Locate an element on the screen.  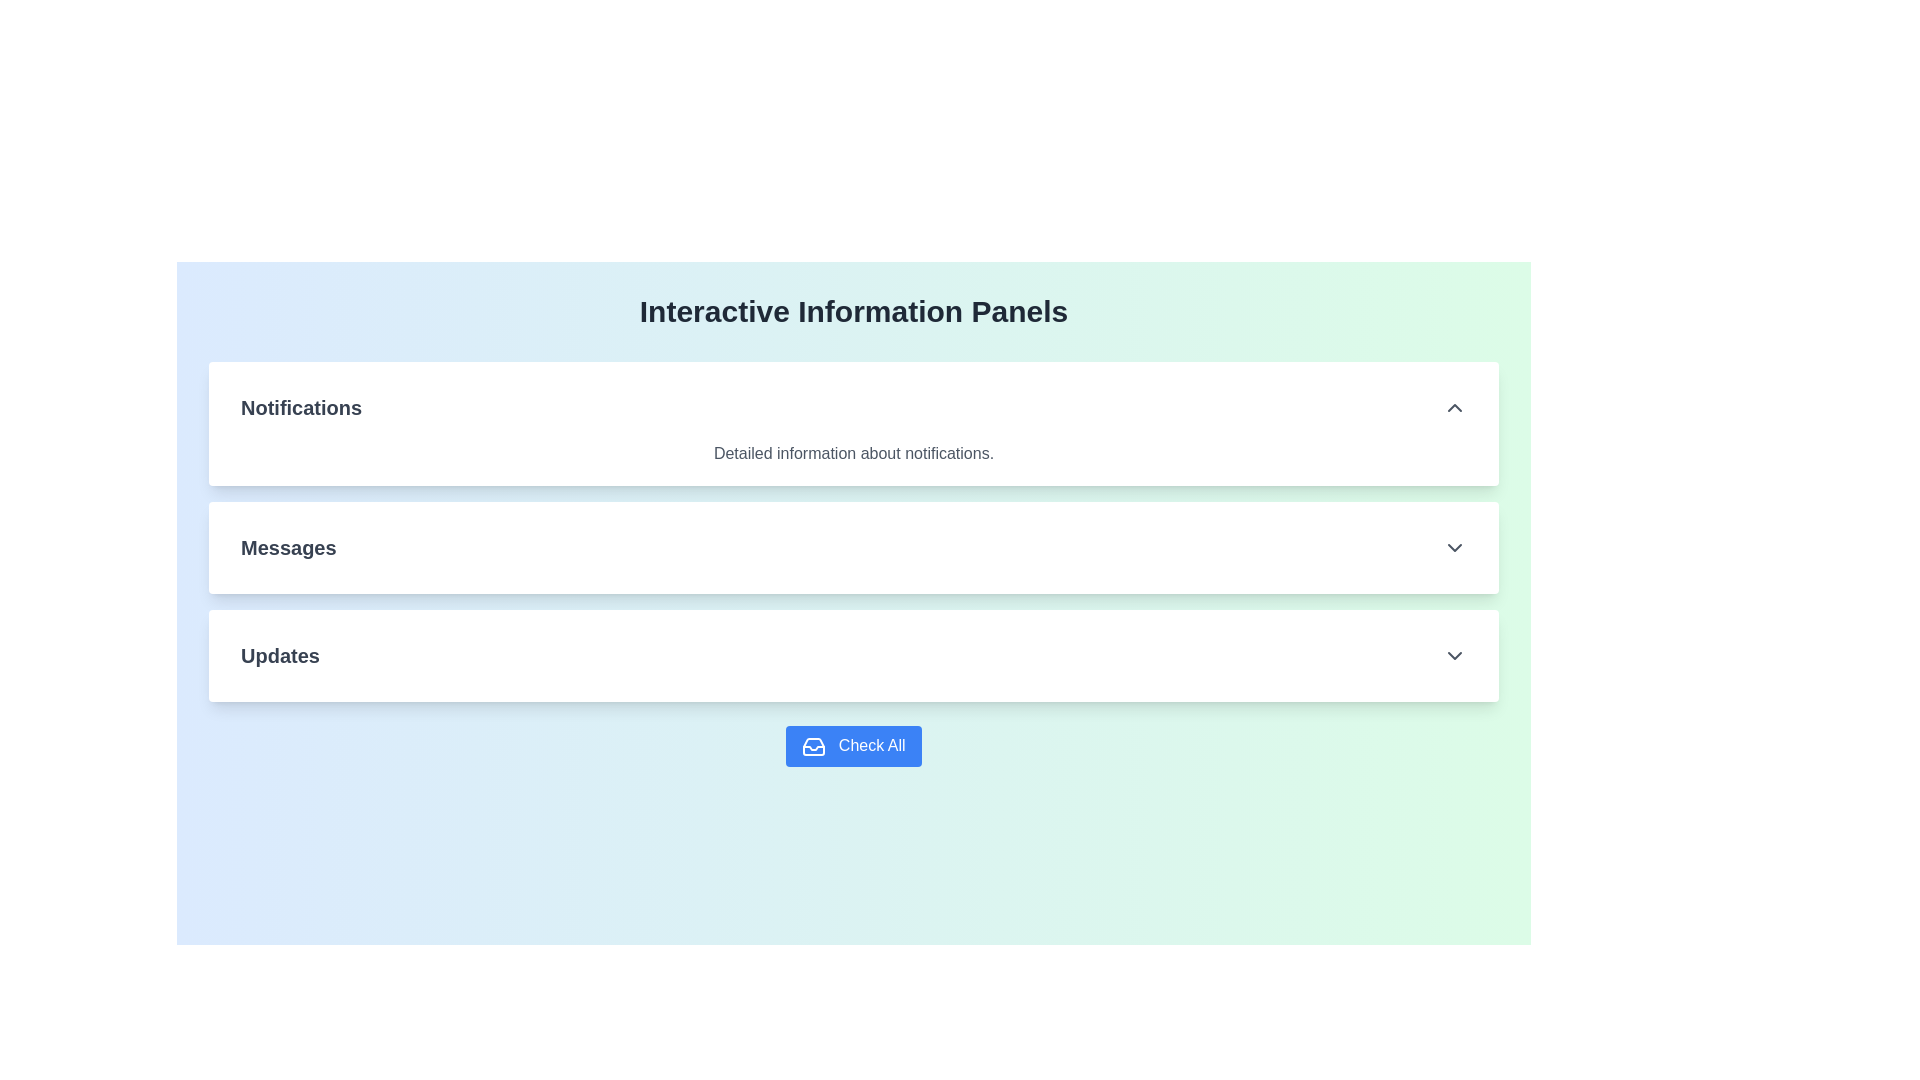
the inbox icon within the 'Check All' button located at the bottom of the panel is located at coordinates (814, 746).